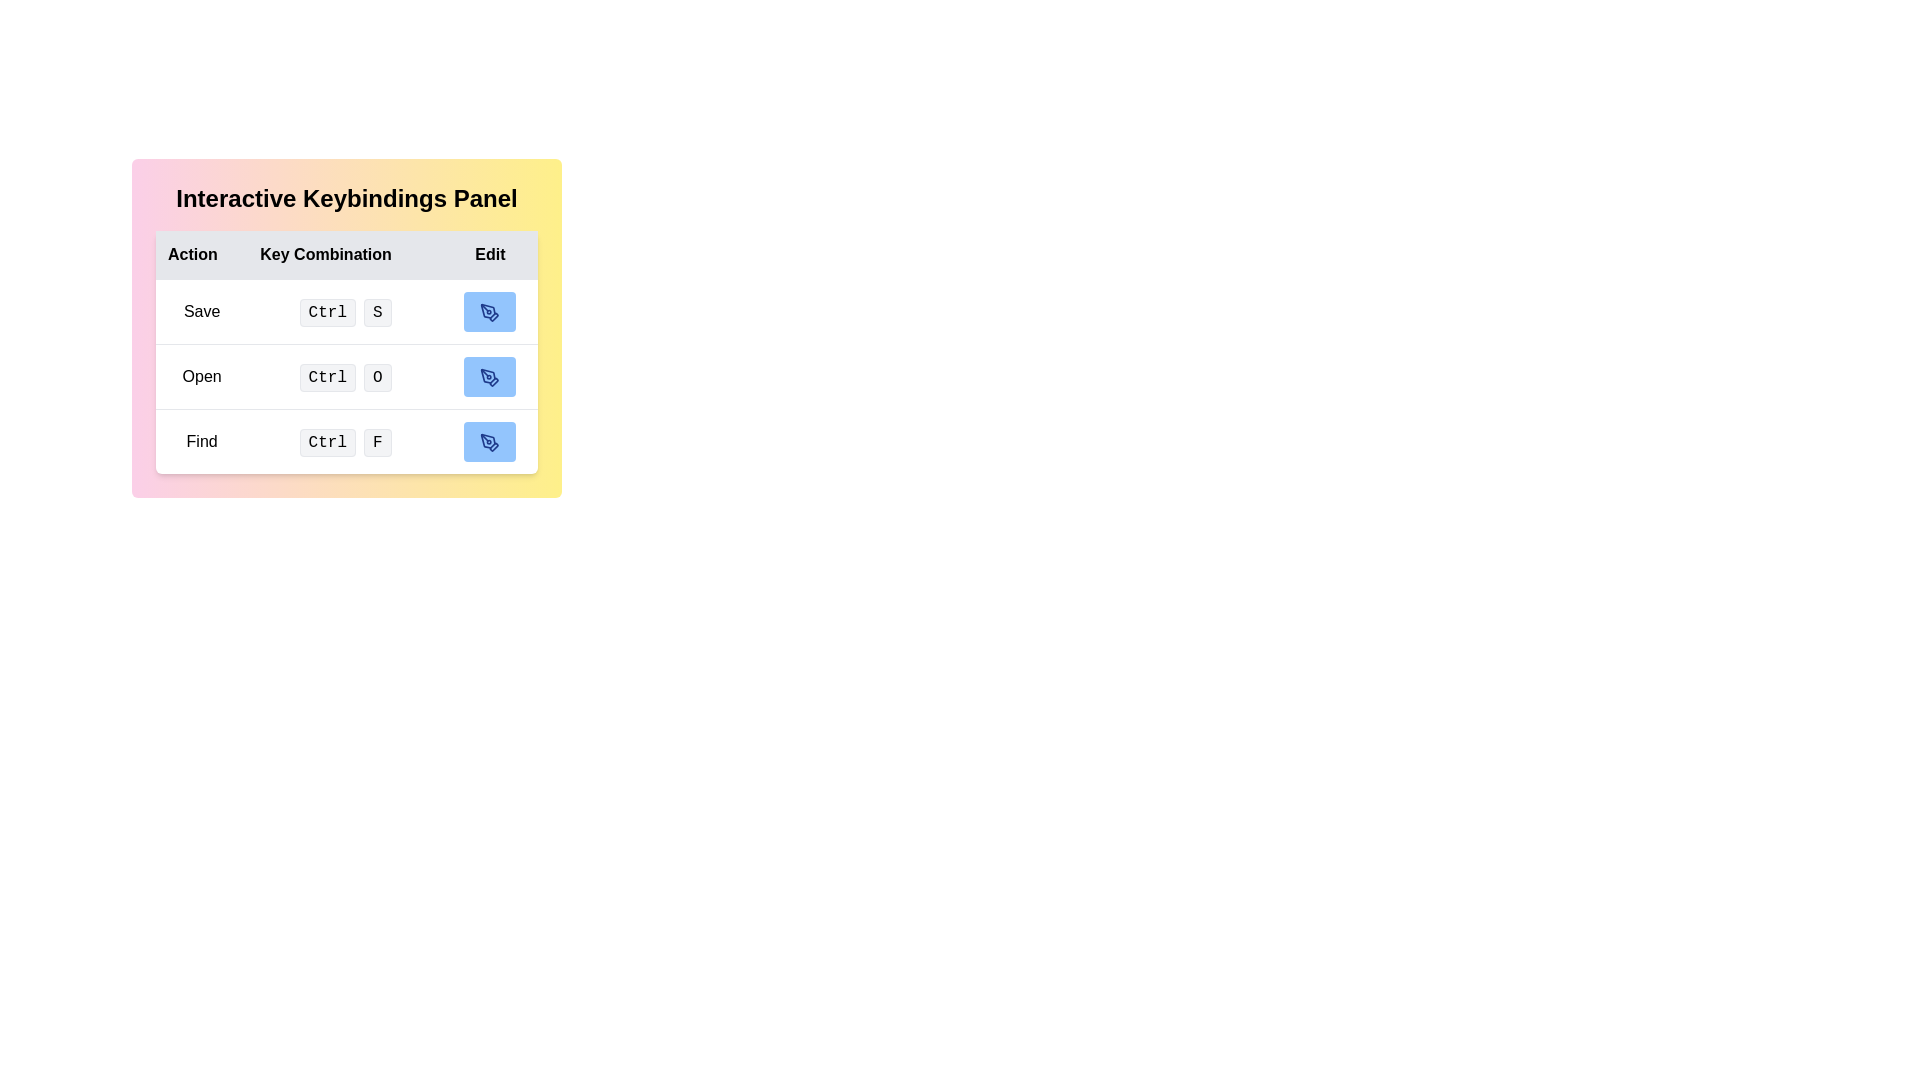  I want to click on the 'Edit' Text Label, which is the rightmost column header in the table layout, visually distinguished by its bold font and center-aligned text, so click(490, 254).